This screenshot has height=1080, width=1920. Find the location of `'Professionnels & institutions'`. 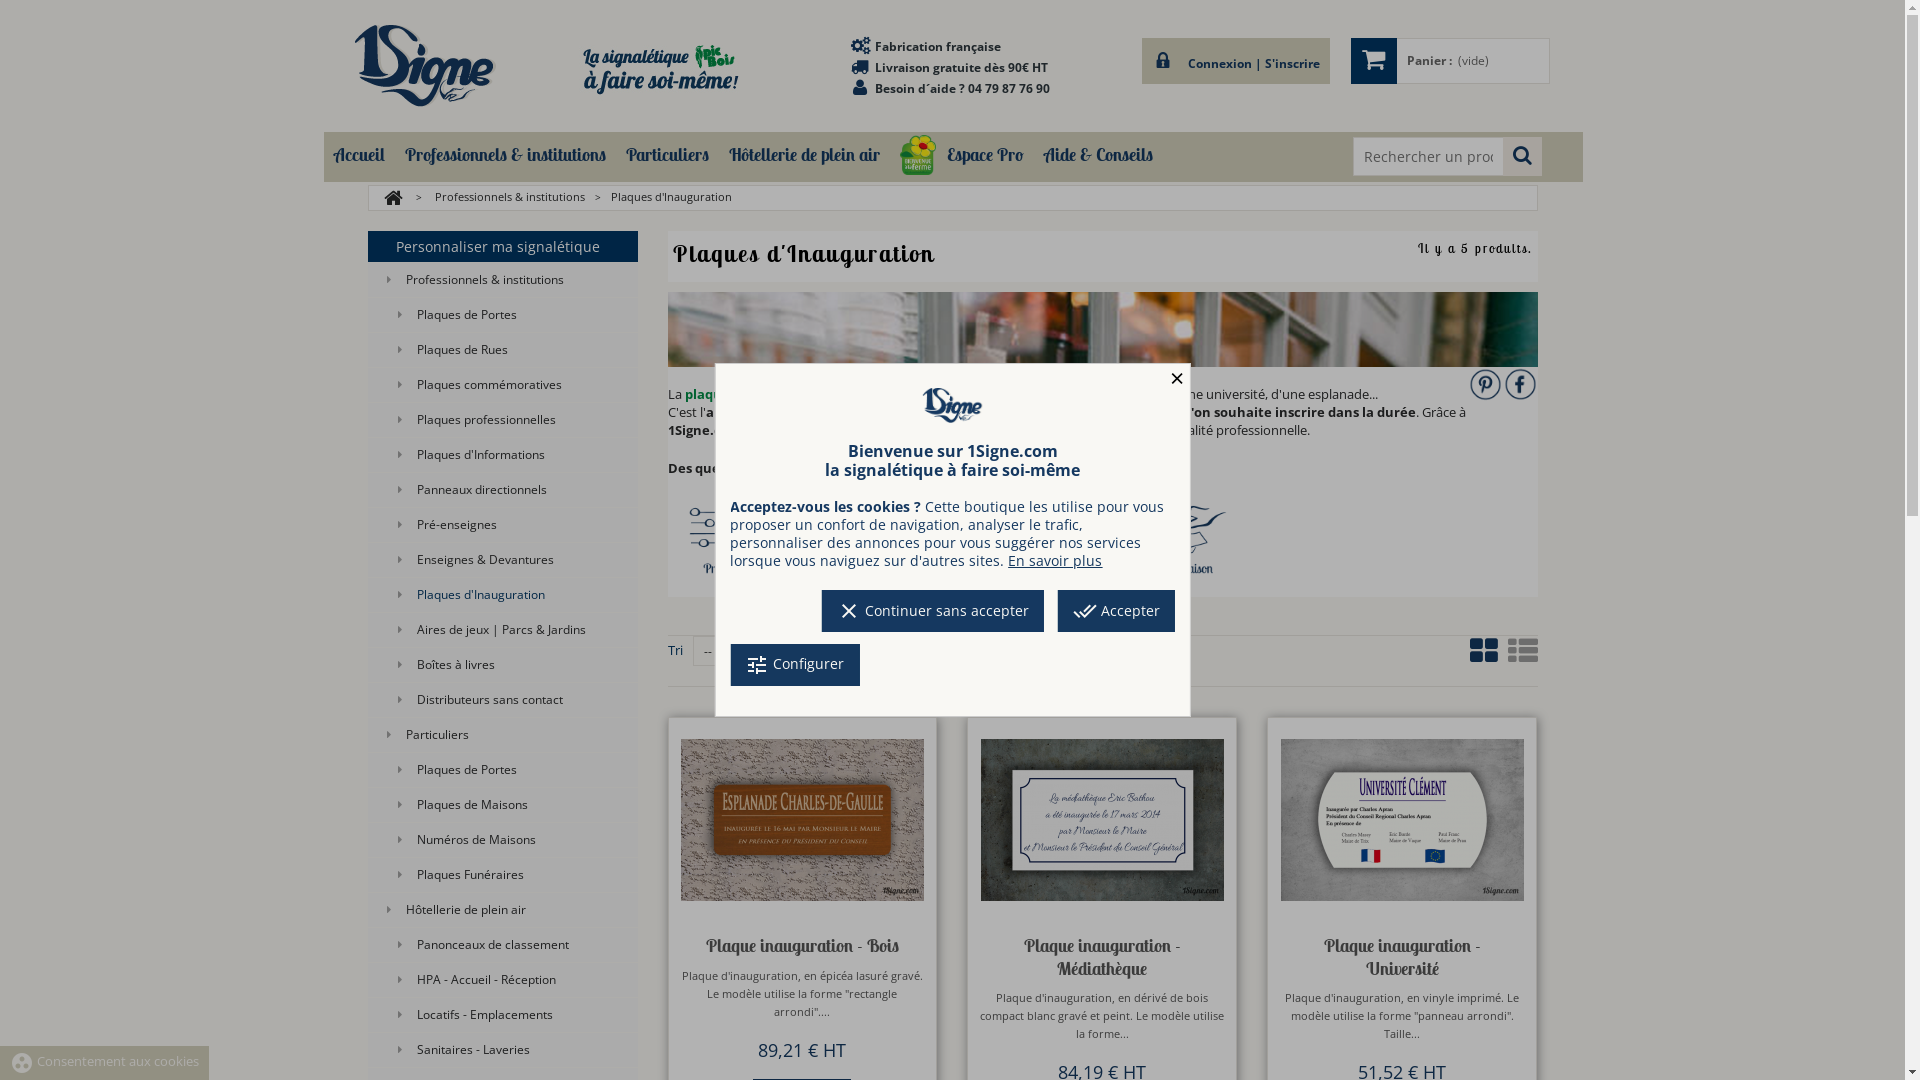

'Professionnels & institutions' is located at coordinates (508, 196).